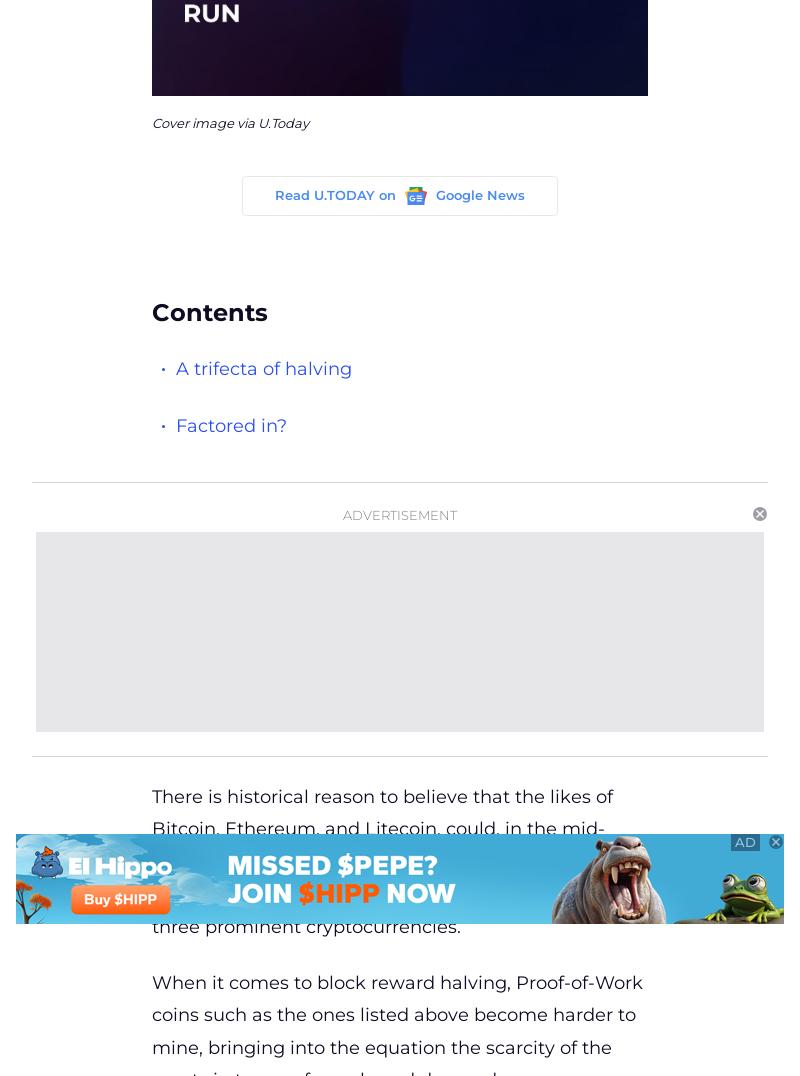 This screenshot has width=800, height=1076. Describe the element at coordinates (175, 425) in the screenshot. I see `'Factored in?'` at that location.